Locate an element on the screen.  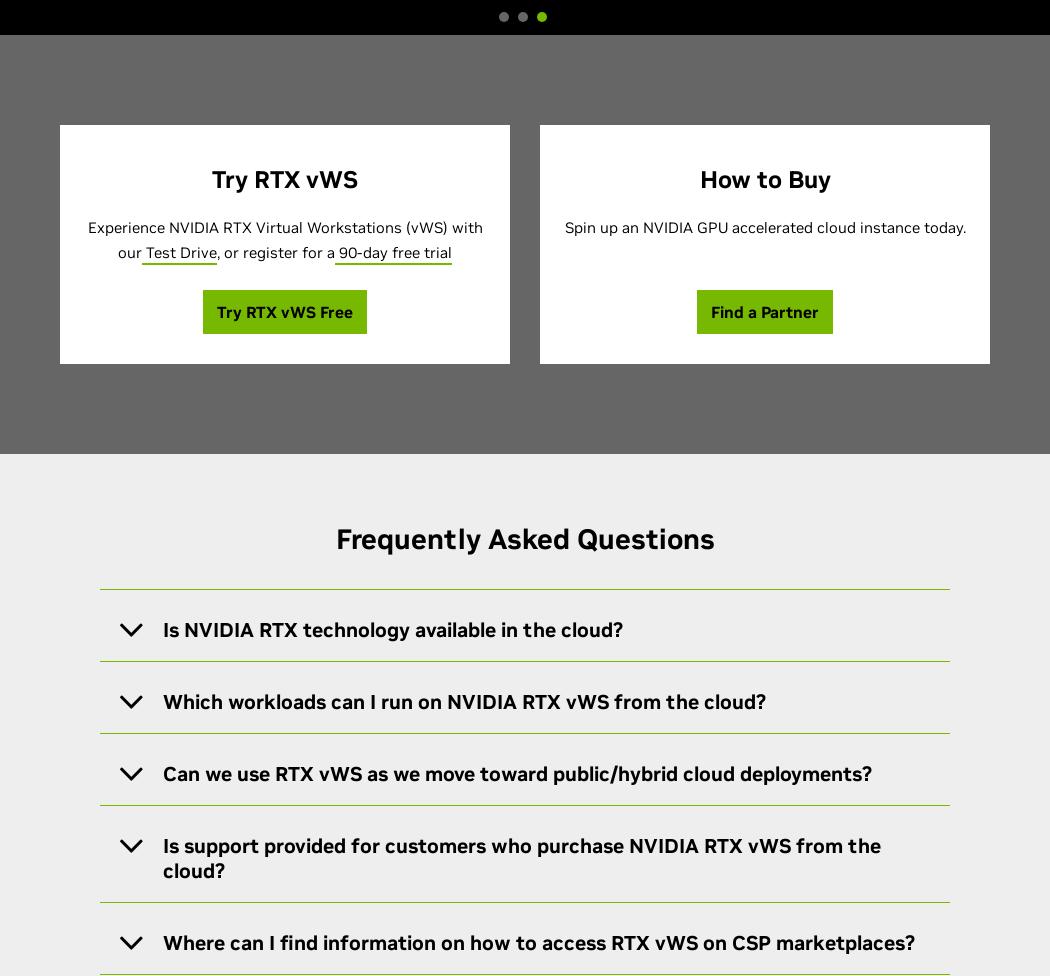
'Try RTX' is located at coordinates (248, 312).